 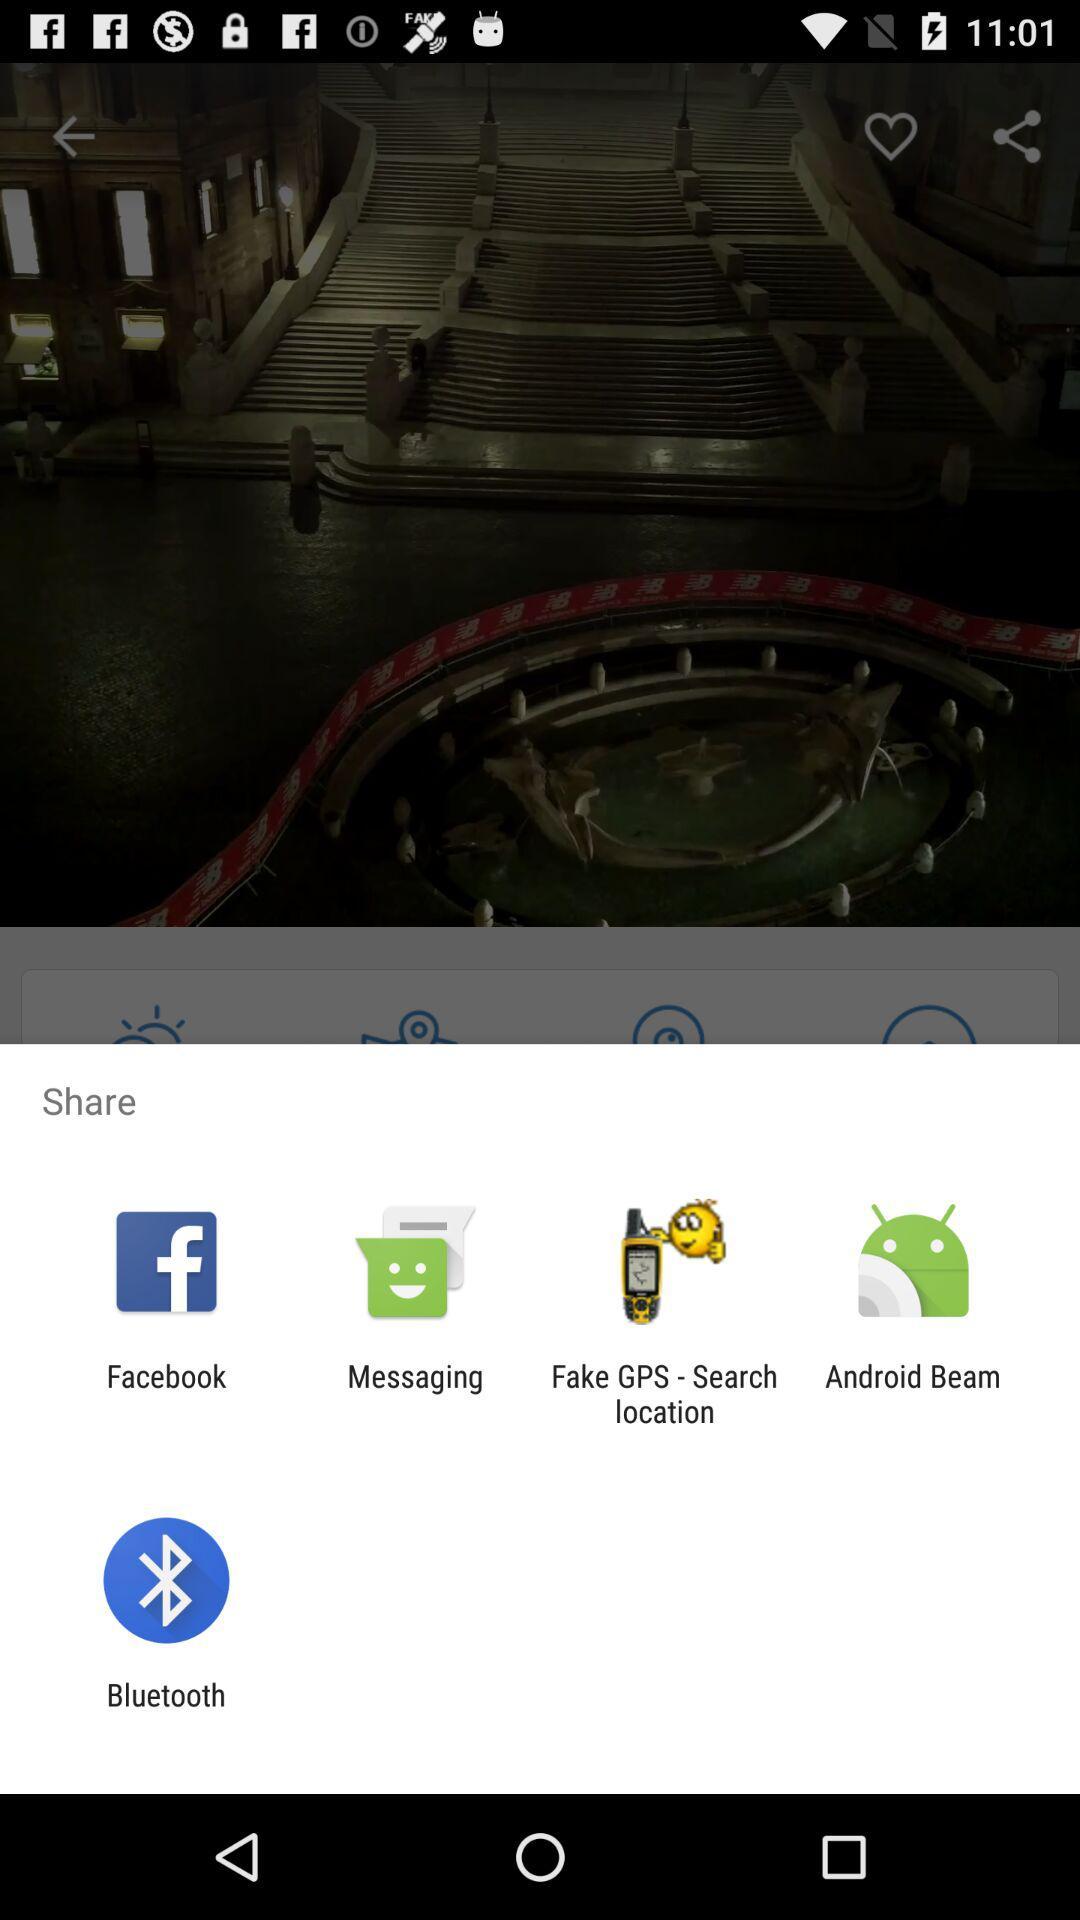 What do you see at coordinates (165, 1392) in the screenshot?
I see `the item next to messaging icon` at bounding box center [165, 1392].